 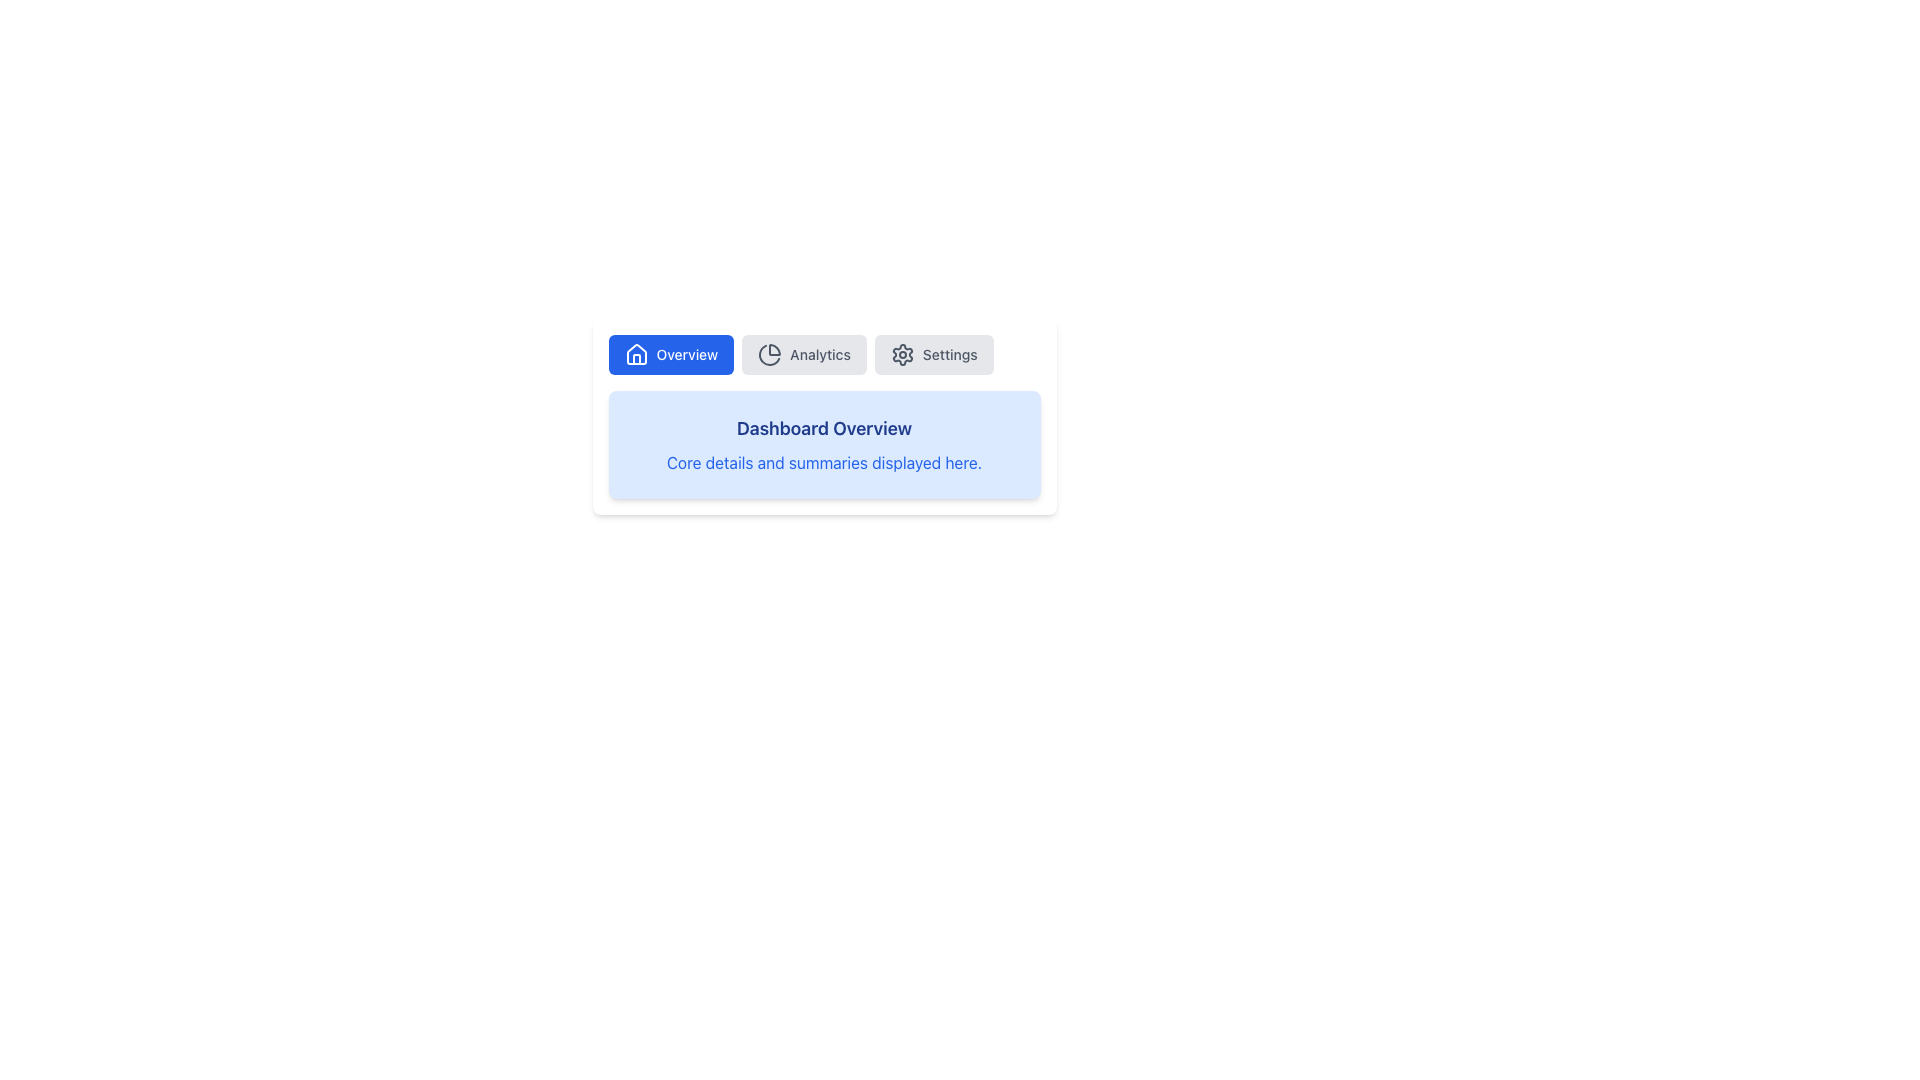 I want to click on the 'Overview' button, which is the first button in the horizontal menu bar, styled in blue with white text and a house-shaped icon, so click(x=671, y=353).